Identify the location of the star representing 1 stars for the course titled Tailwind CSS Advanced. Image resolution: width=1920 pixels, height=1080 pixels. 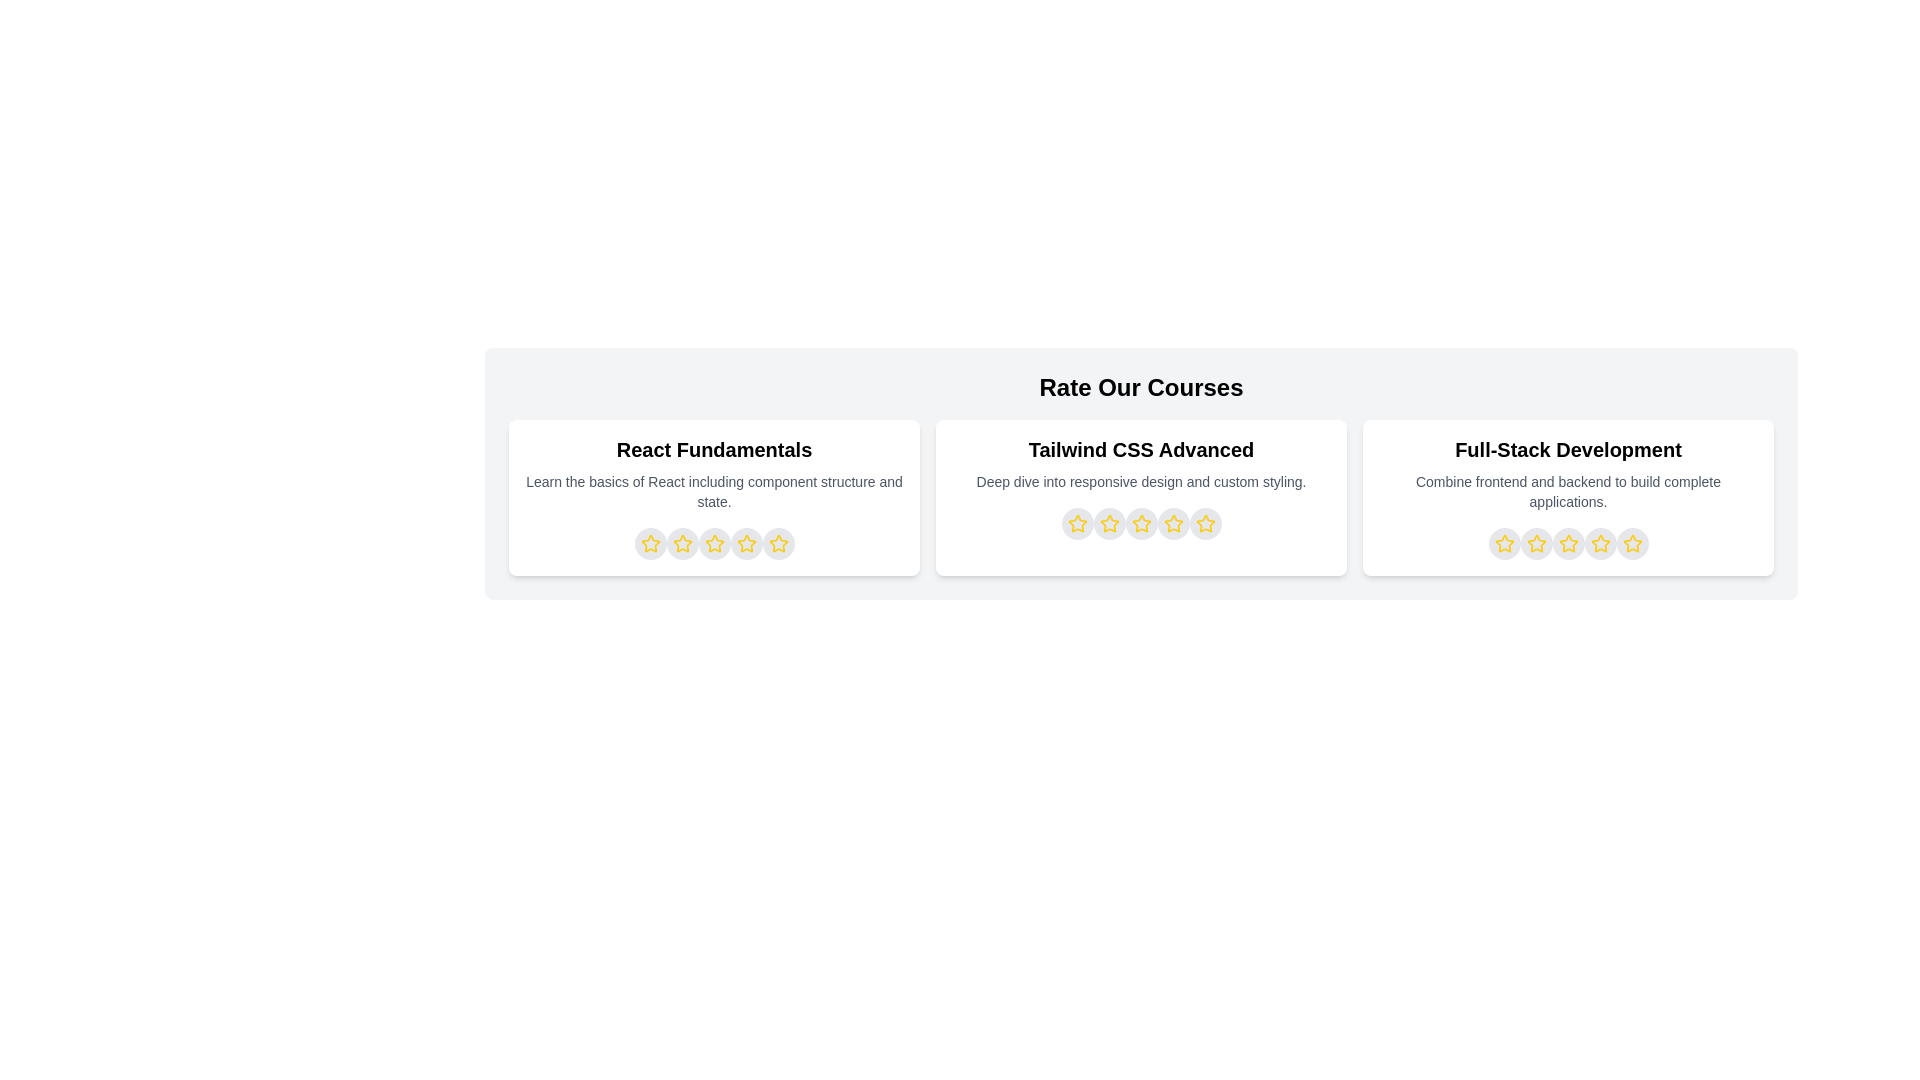
(1076, 523).